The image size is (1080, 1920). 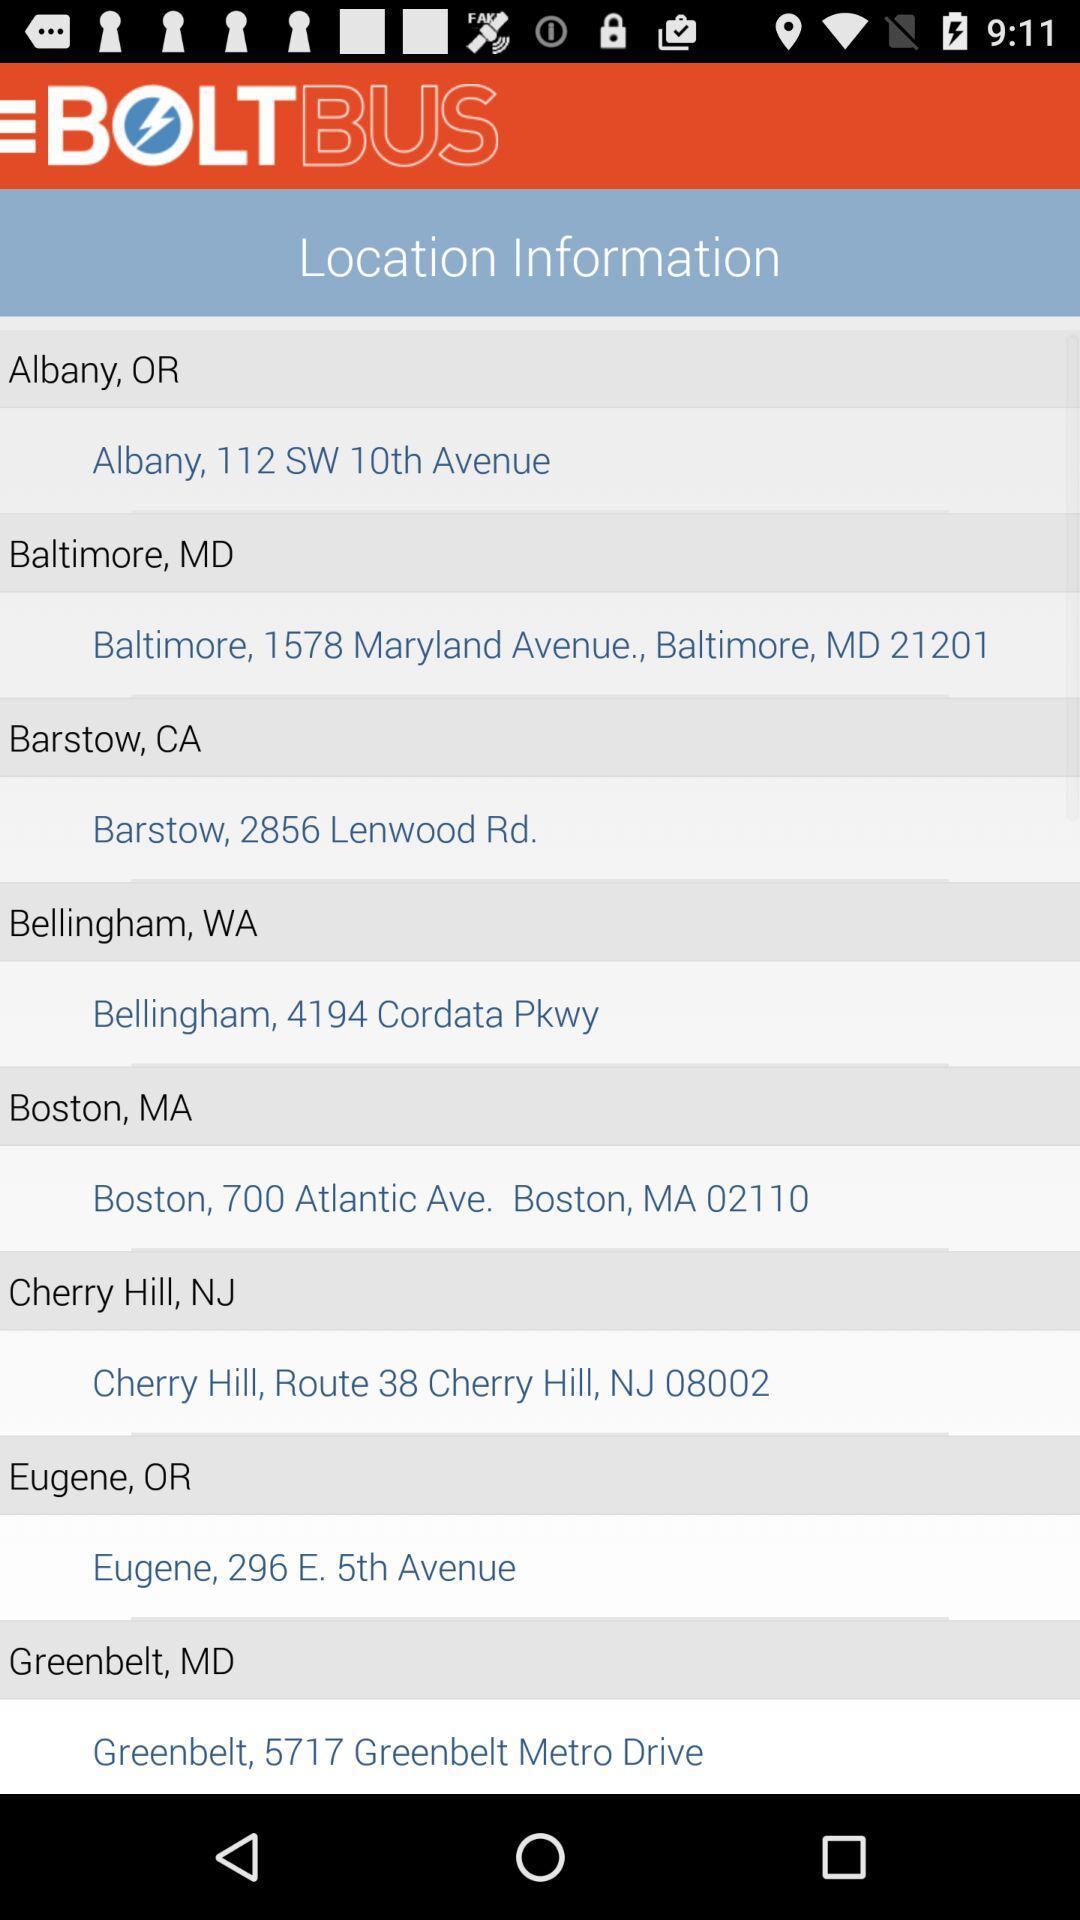 What do you see at coordinates (540, 511) in the screenshot?
I see `the item above baltimore, md item` at bounding box center [540, 511].